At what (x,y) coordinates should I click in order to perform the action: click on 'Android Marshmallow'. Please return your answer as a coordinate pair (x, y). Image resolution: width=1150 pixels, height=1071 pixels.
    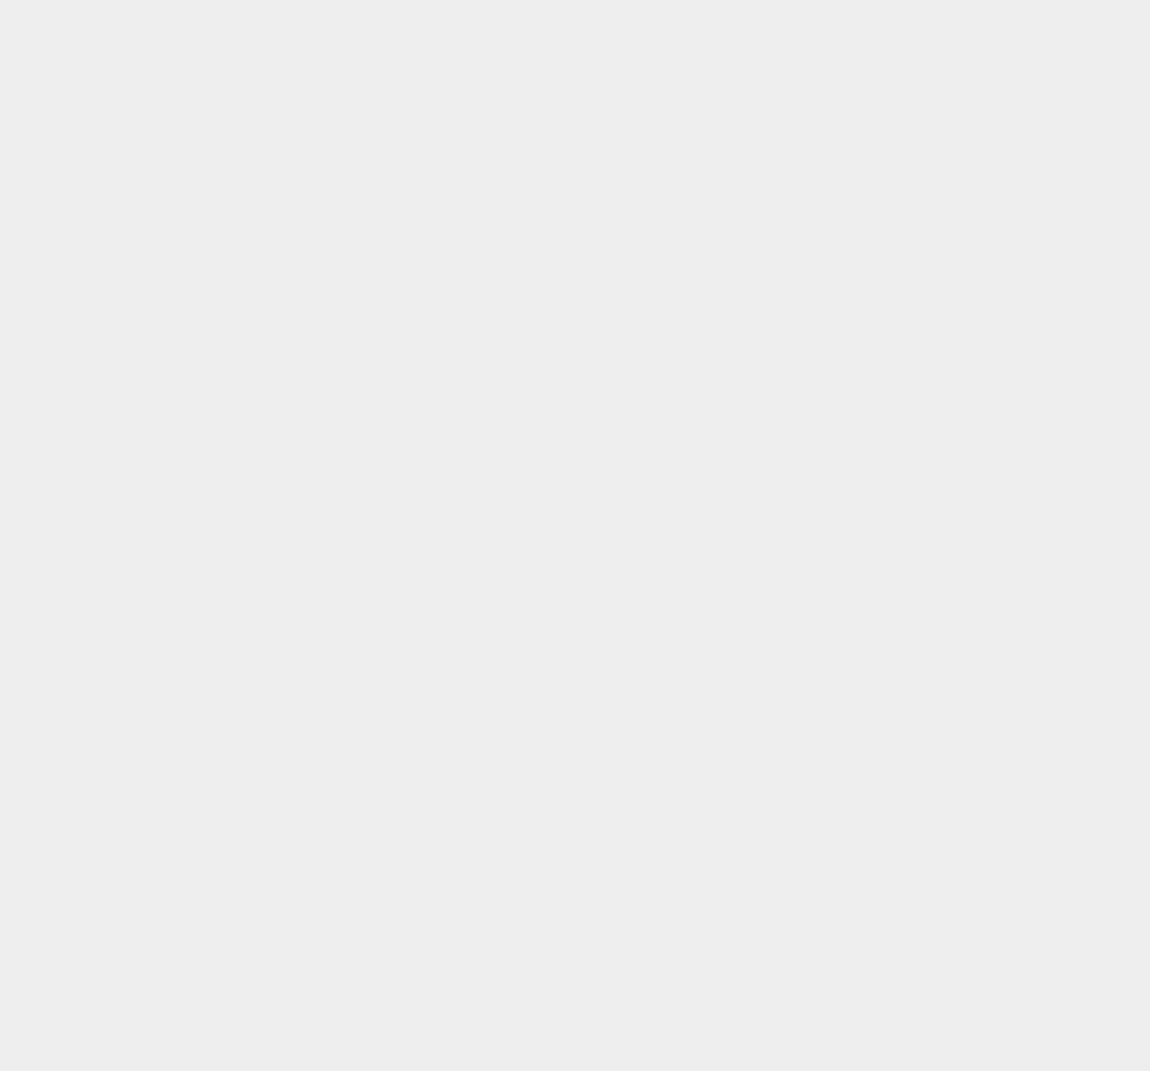
    Looking at the image, I should click on (881, 847).